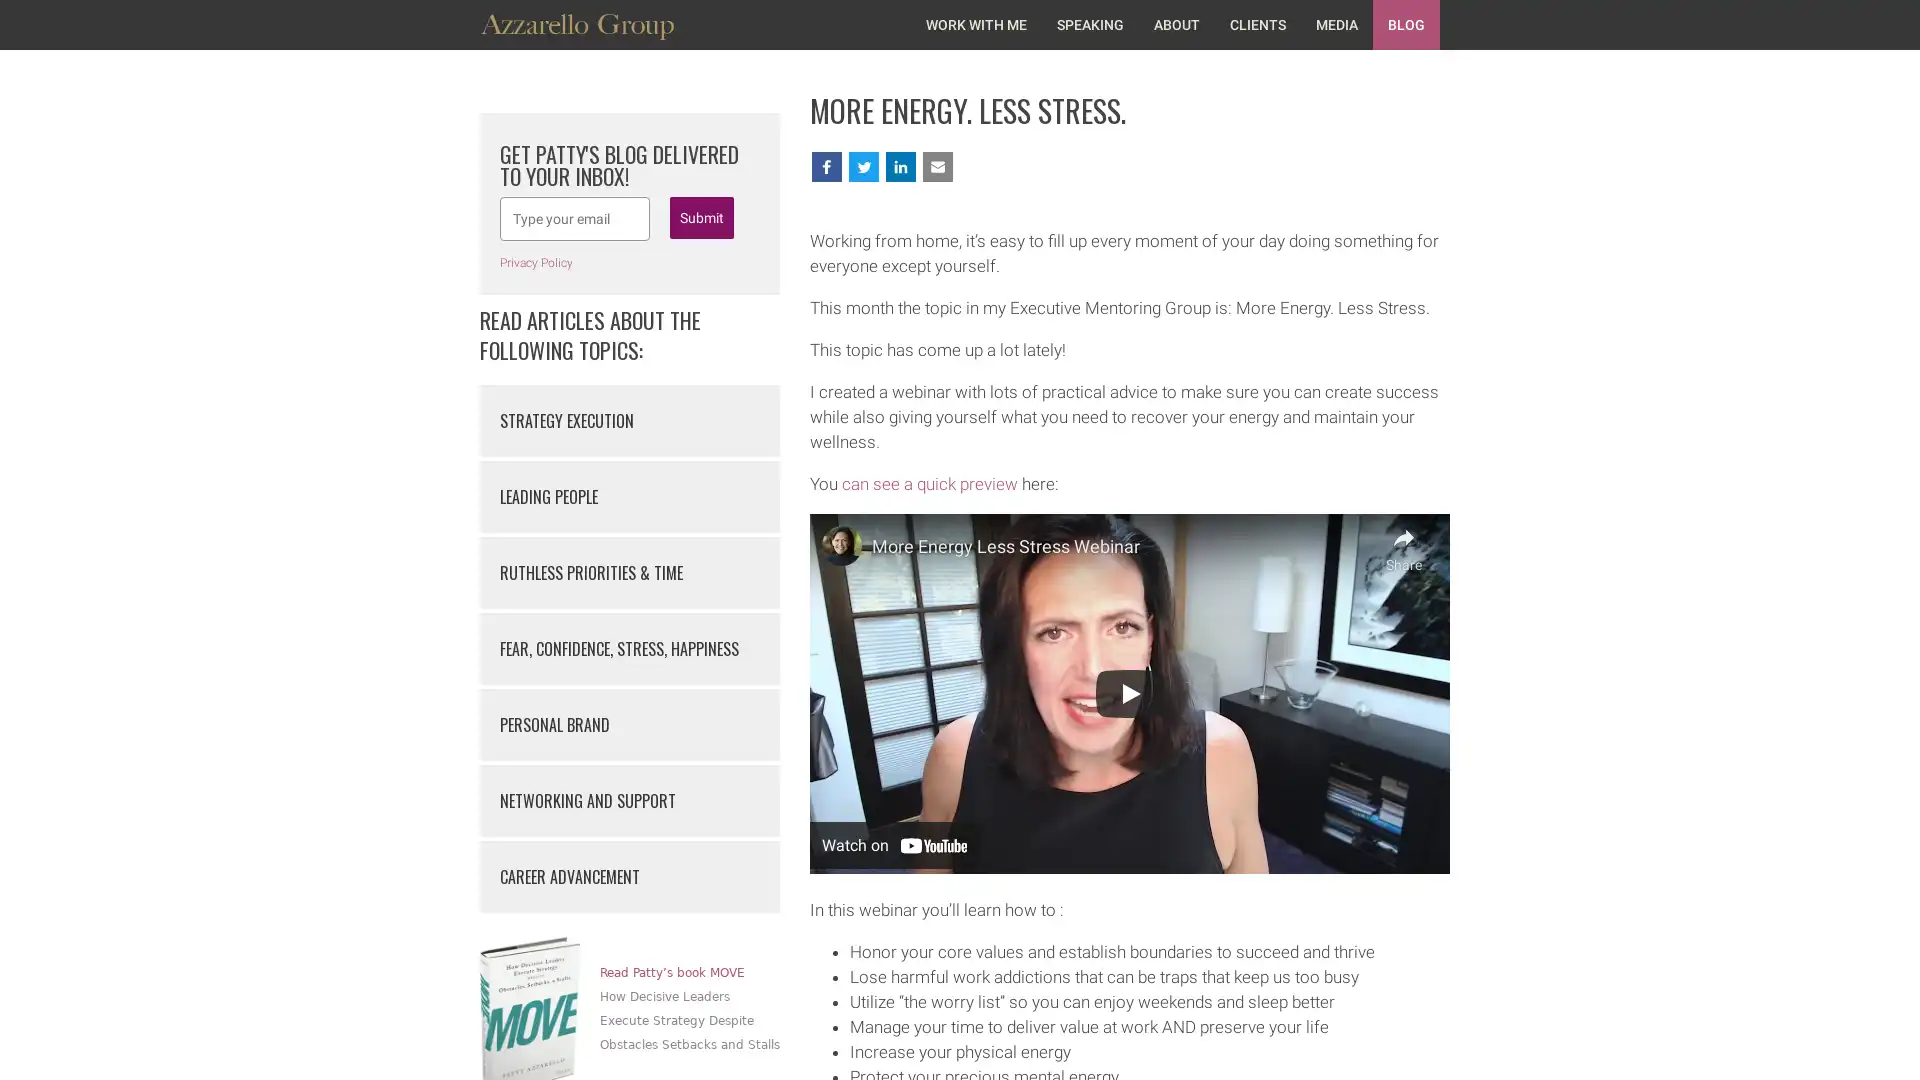 The width and height of the screenshot is (1920, 1080). Describe the element at coordinates (1149, 165) in the screenshot. I see `Share to Email Email` at that location.